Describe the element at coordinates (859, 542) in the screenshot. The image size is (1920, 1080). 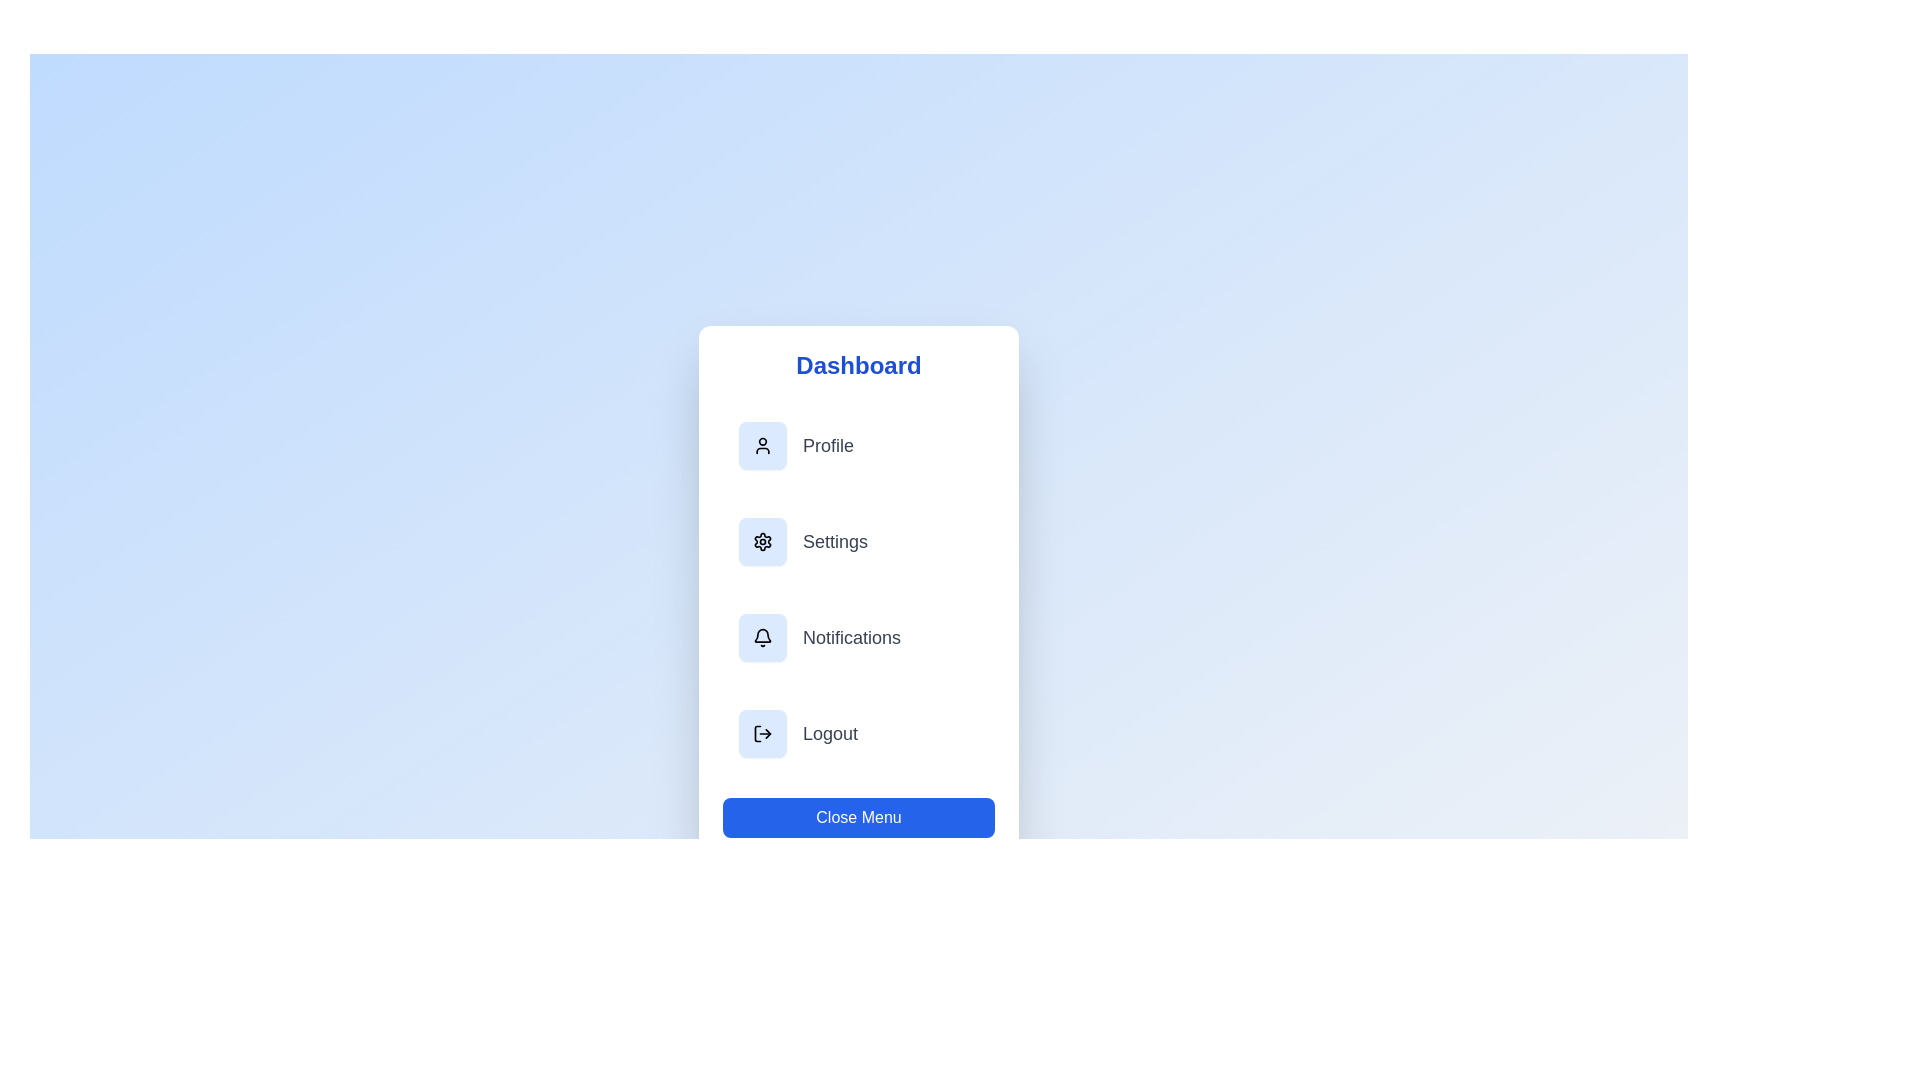
I see `the menu item labeled Settings to navigate to its respective section` at that location.